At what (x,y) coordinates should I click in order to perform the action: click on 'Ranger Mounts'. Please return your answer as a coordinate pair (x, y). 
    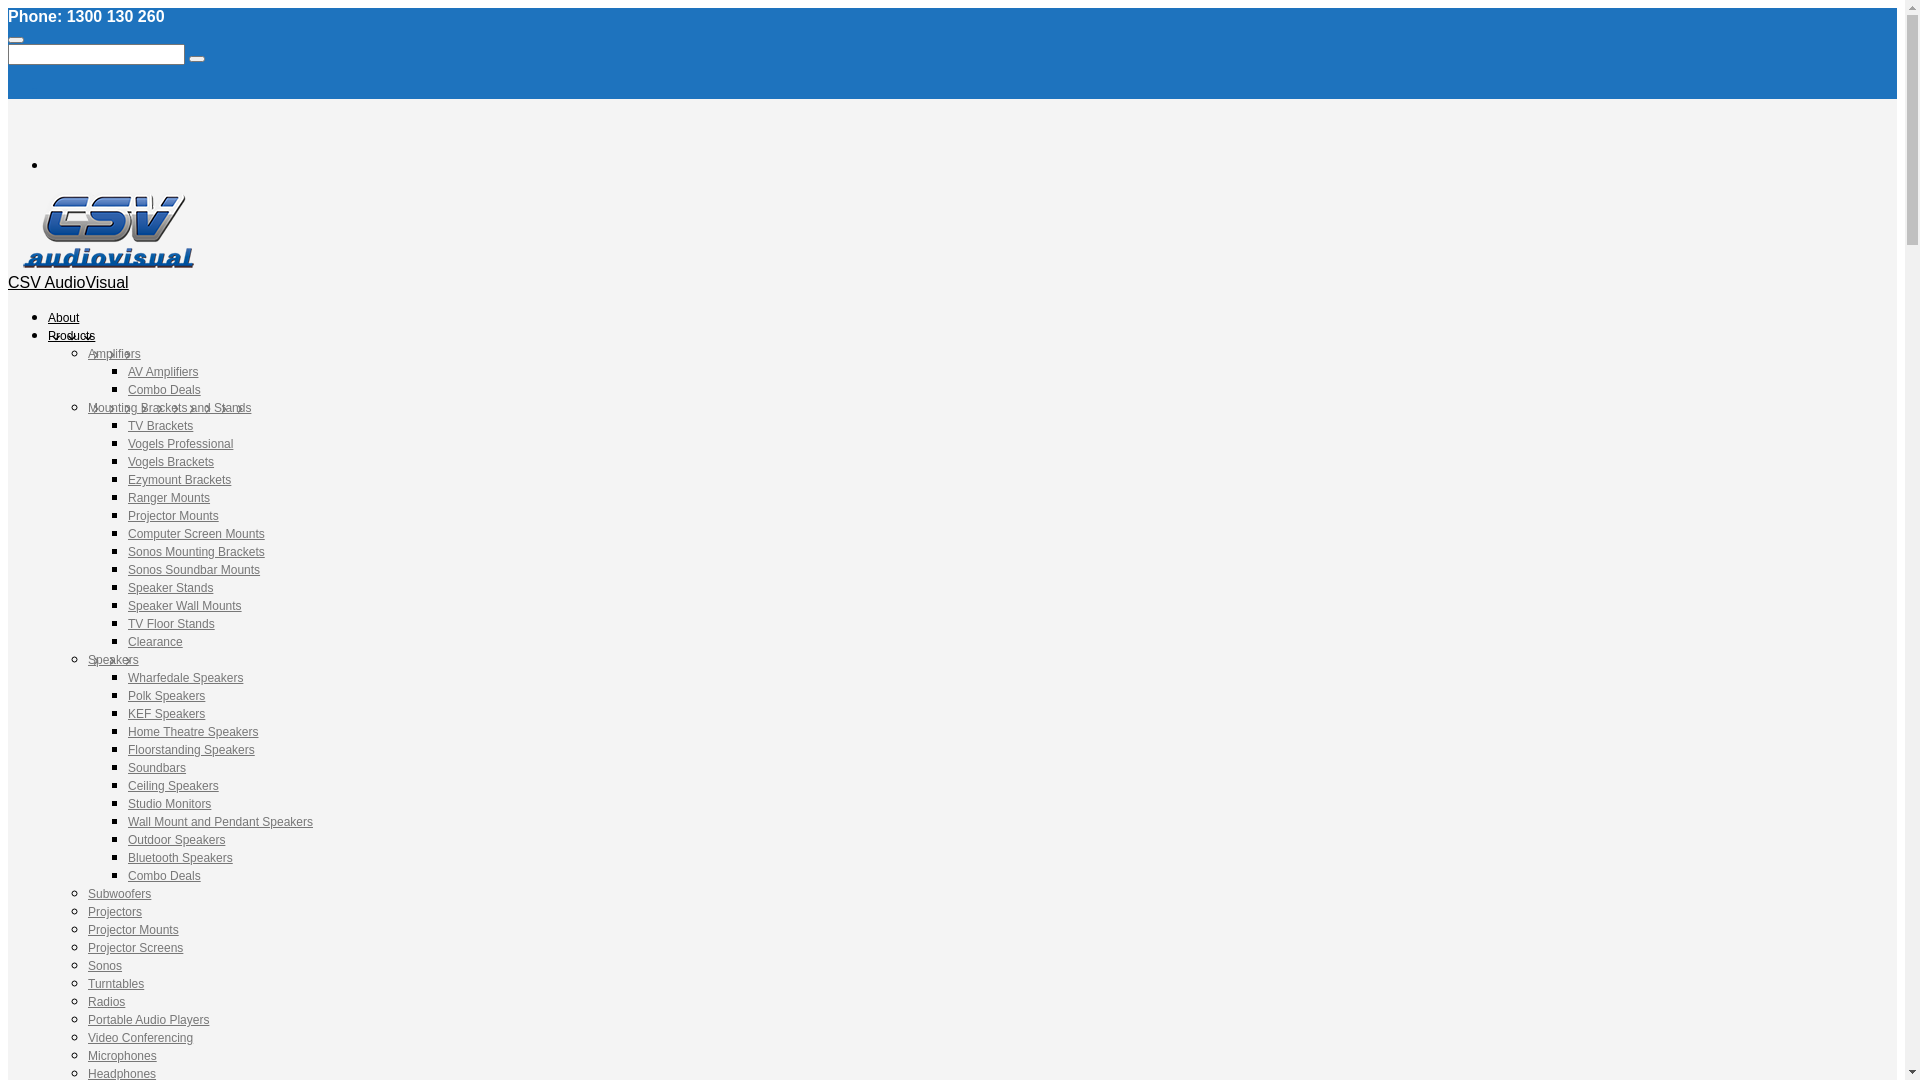
    Looking at the image, I should click on (168, 496).